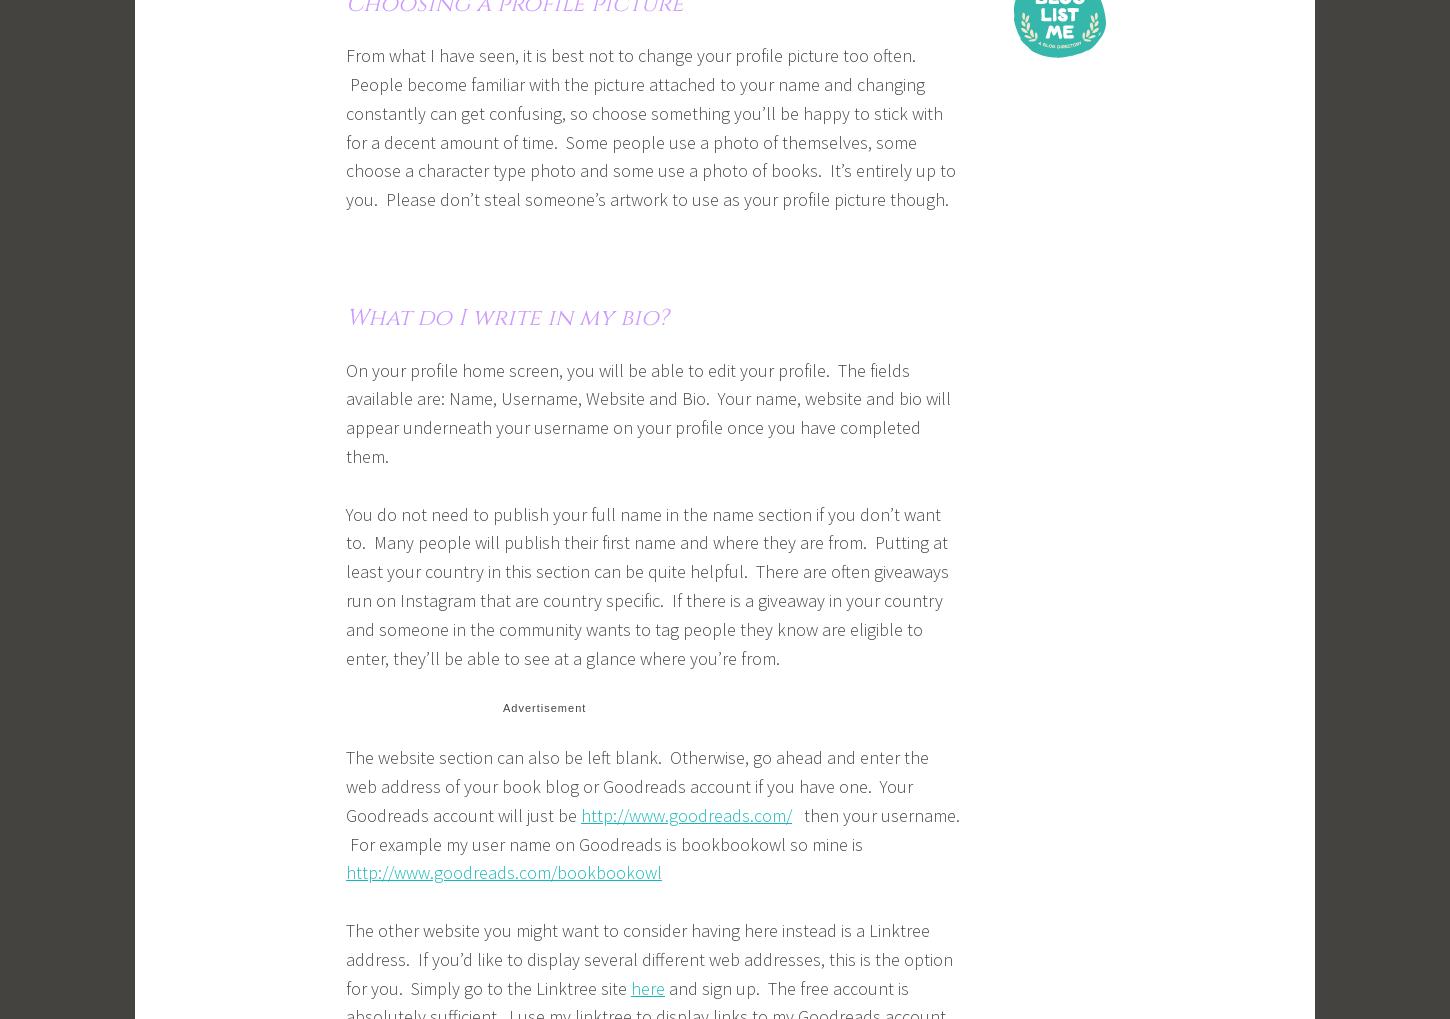  What do you see at coordinates (651, 828) in the screenshot?
I see `'then your username.  For example my user name on Goodreads is bookbookowl so mine is'` at bounding box center [651, 828].